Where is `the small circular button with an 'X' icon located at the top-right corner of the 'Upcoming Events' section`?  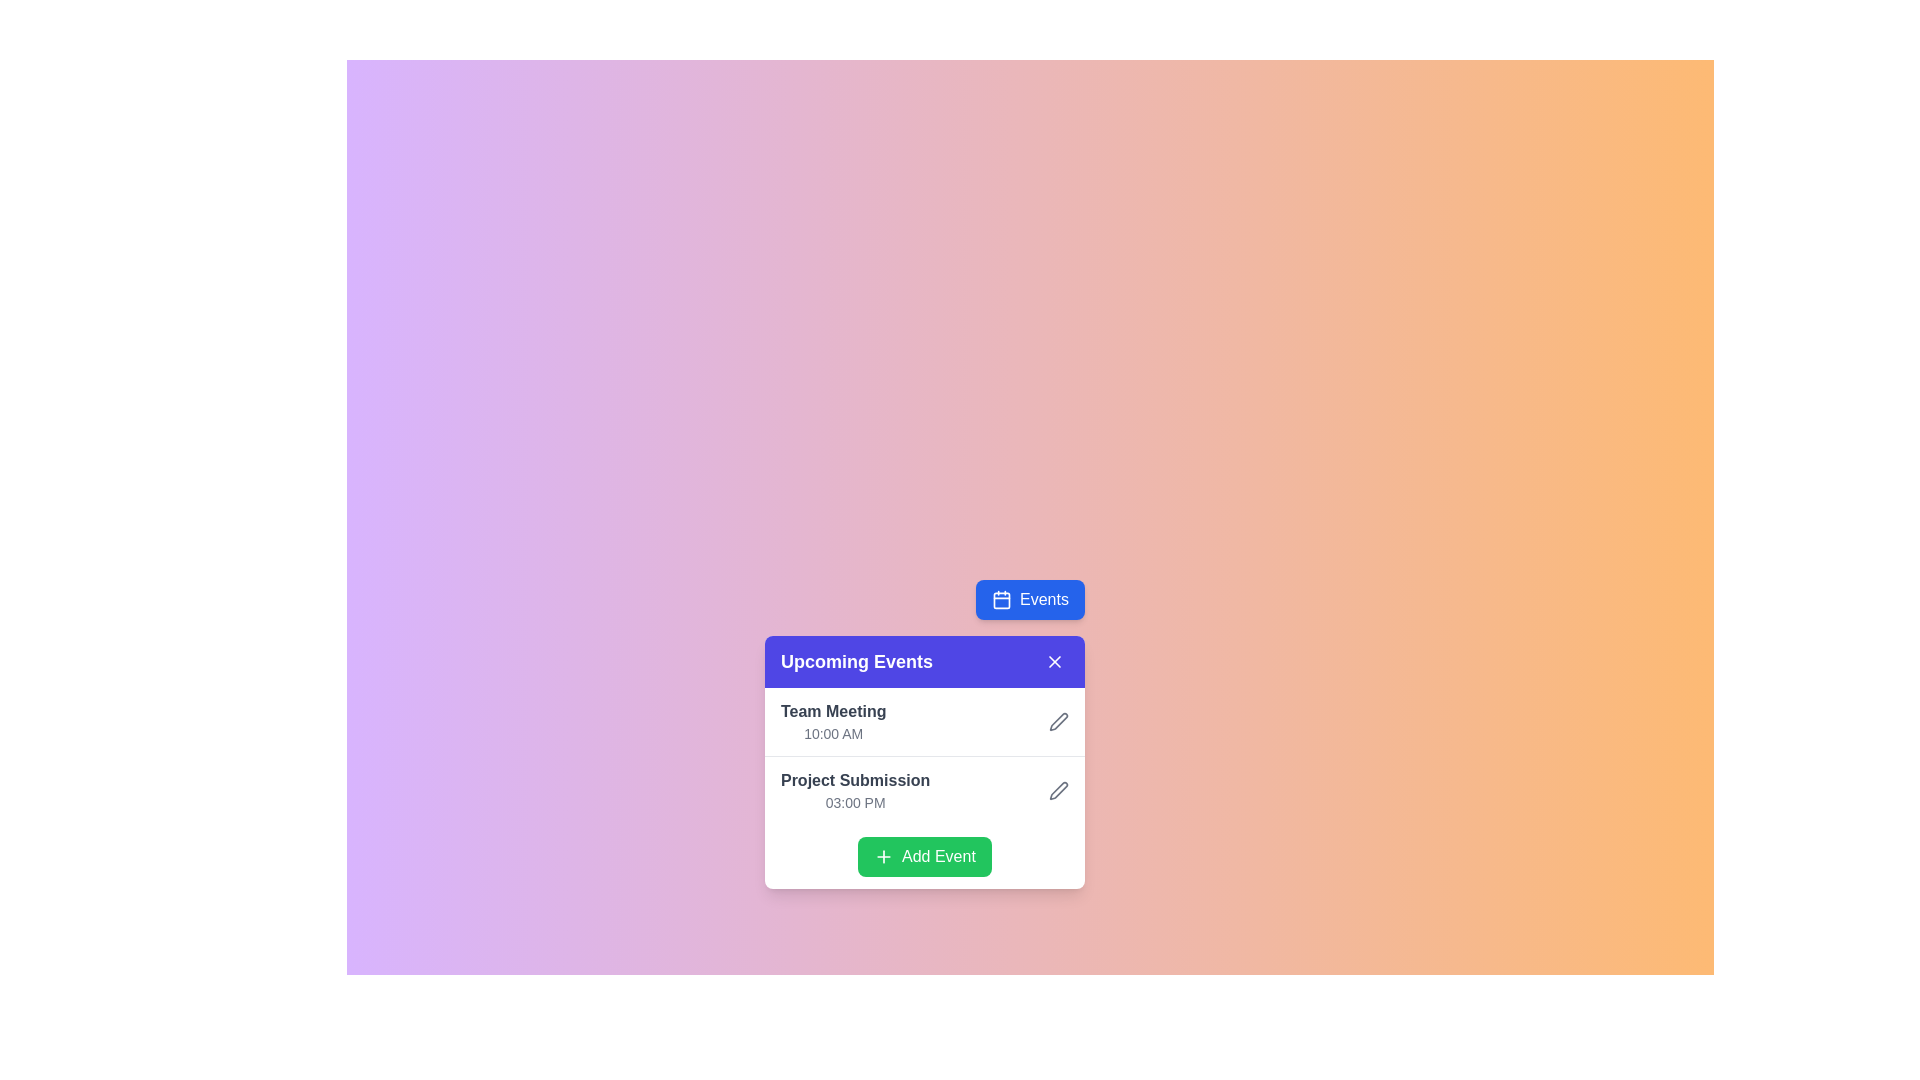 the small circular button with an 'X' icon located at the top-right corner of the 'Upcoming Events' section is located at coordinates (1054, 662).